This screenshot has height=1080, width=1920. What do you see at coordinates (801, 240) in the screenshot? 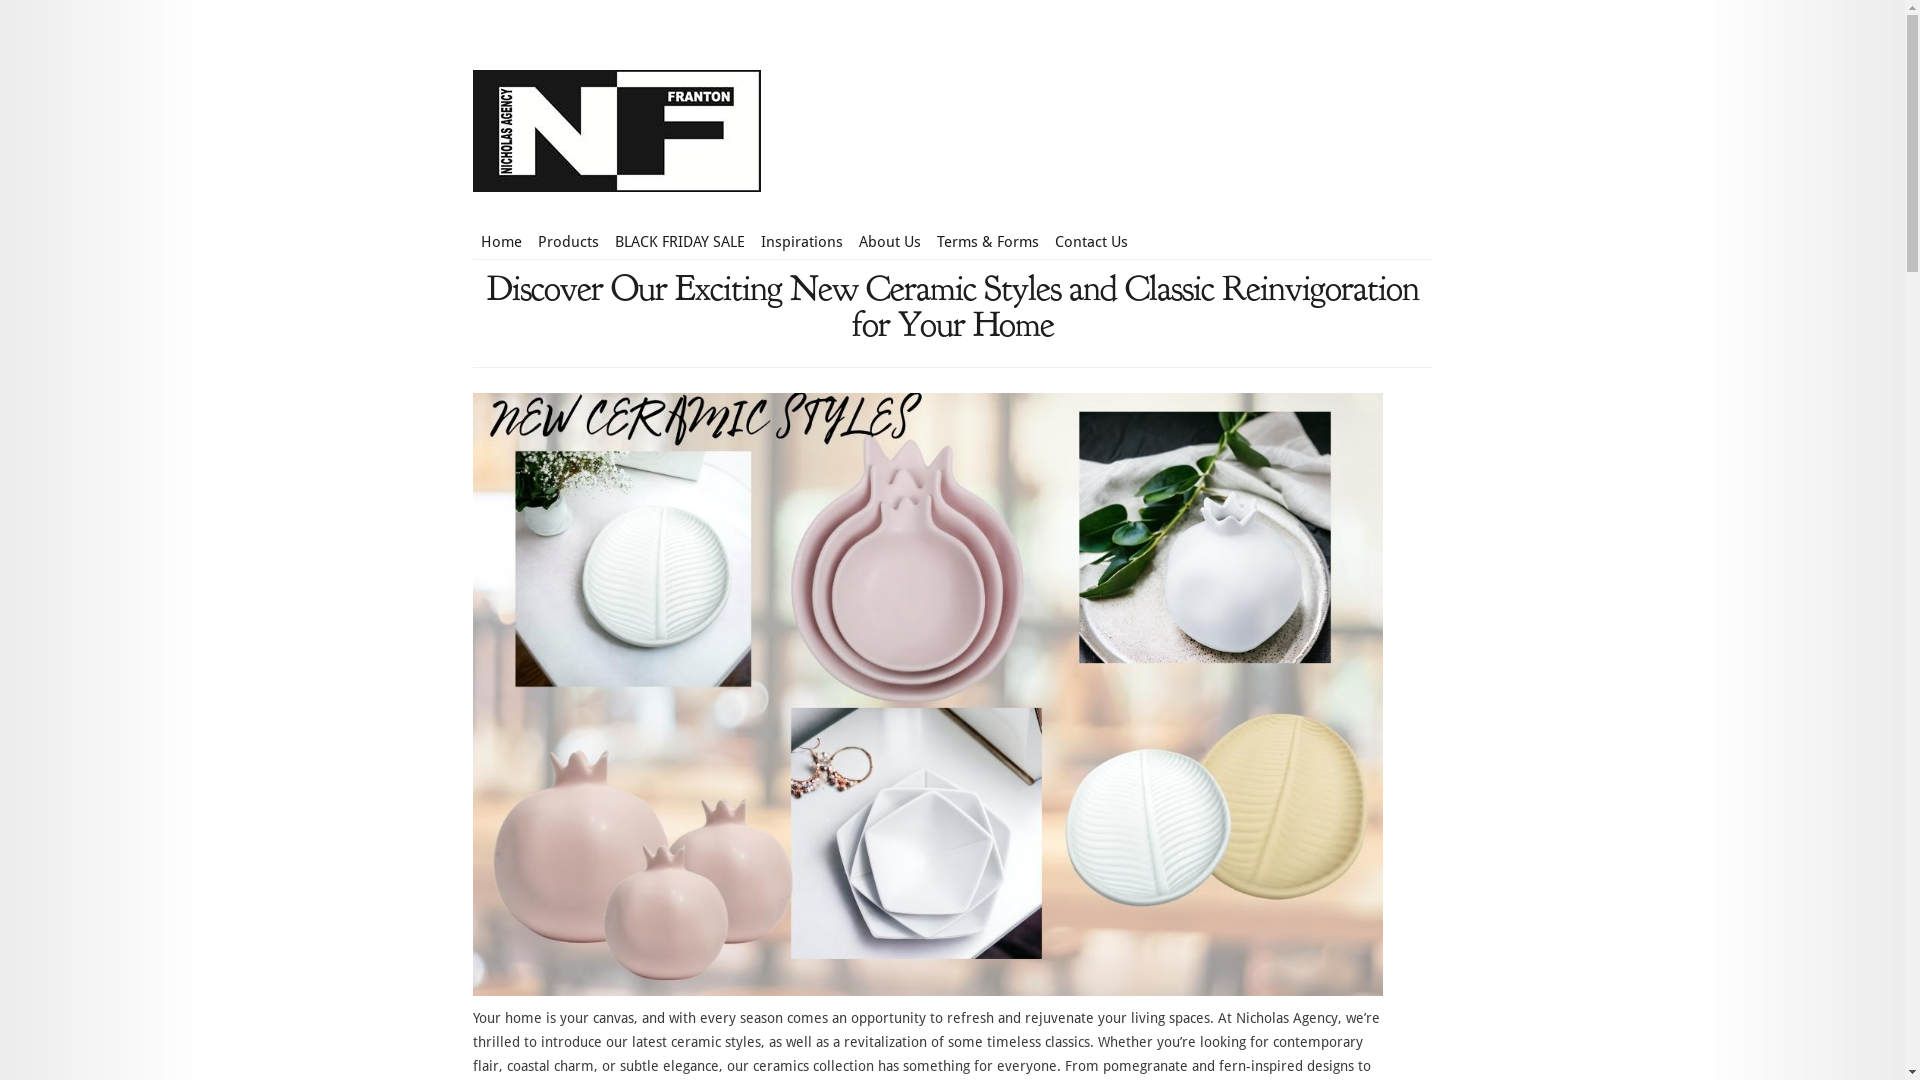
I see `'Inspirations'` at bounding box center [801, 240].